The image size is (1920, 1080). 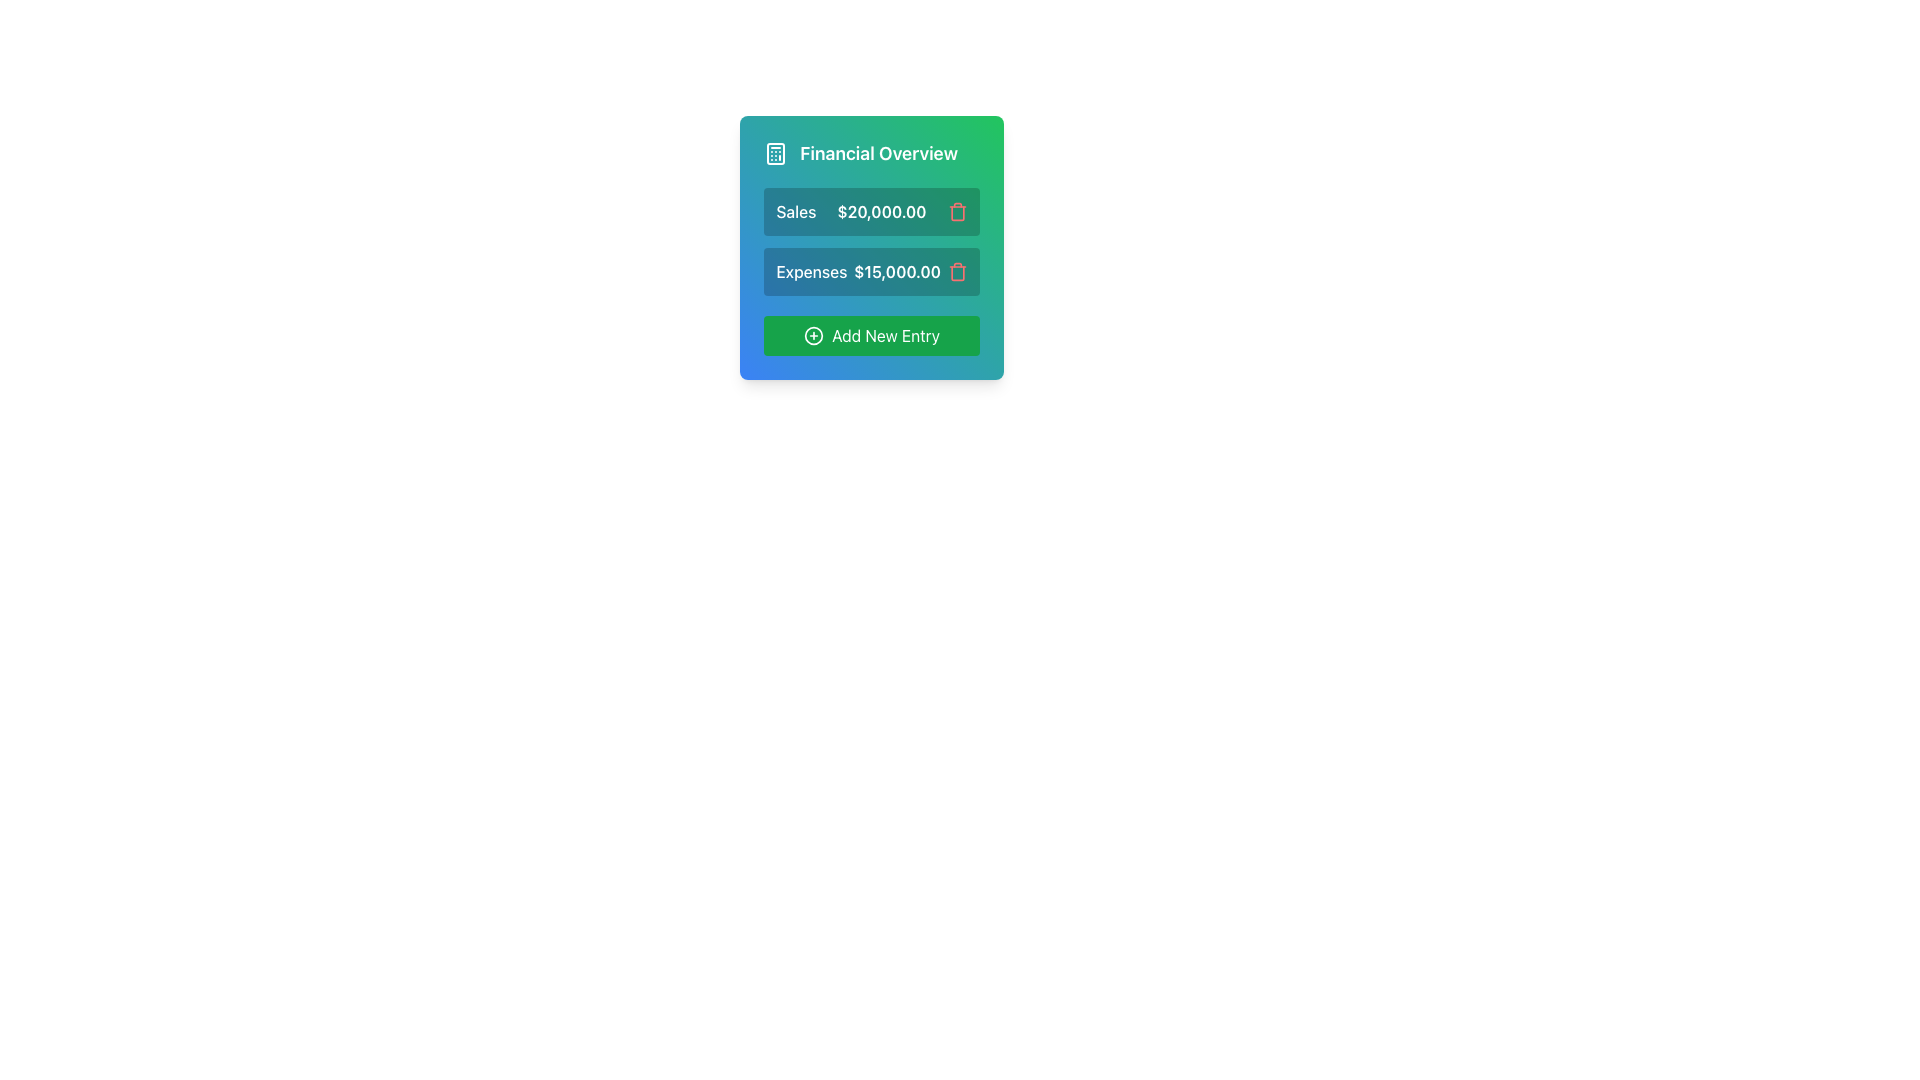 I want to click on the calculator icon located to the left of the 'Financial Overview' text label in the 'Financial Overview' header section, so click(x=775, y=153).